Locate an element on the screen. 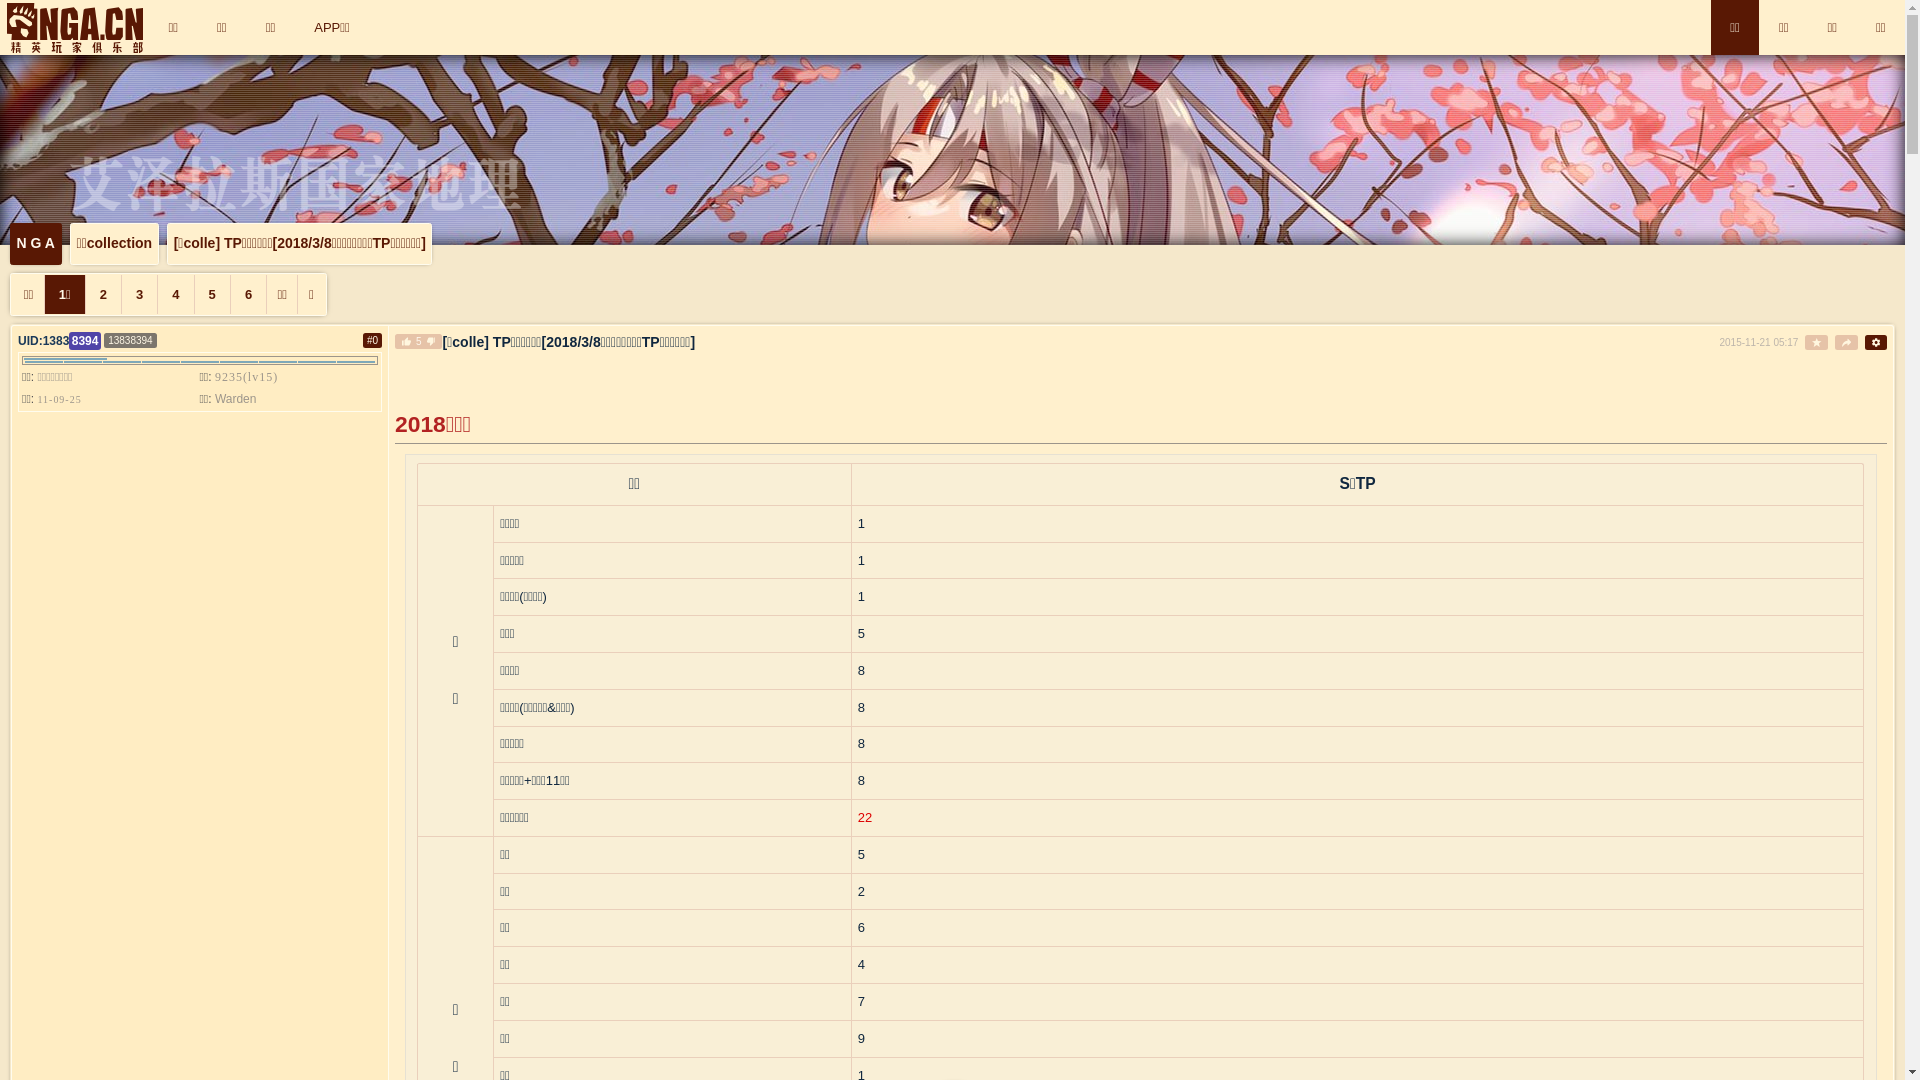  '#0' is located at coordinates (372, 339).